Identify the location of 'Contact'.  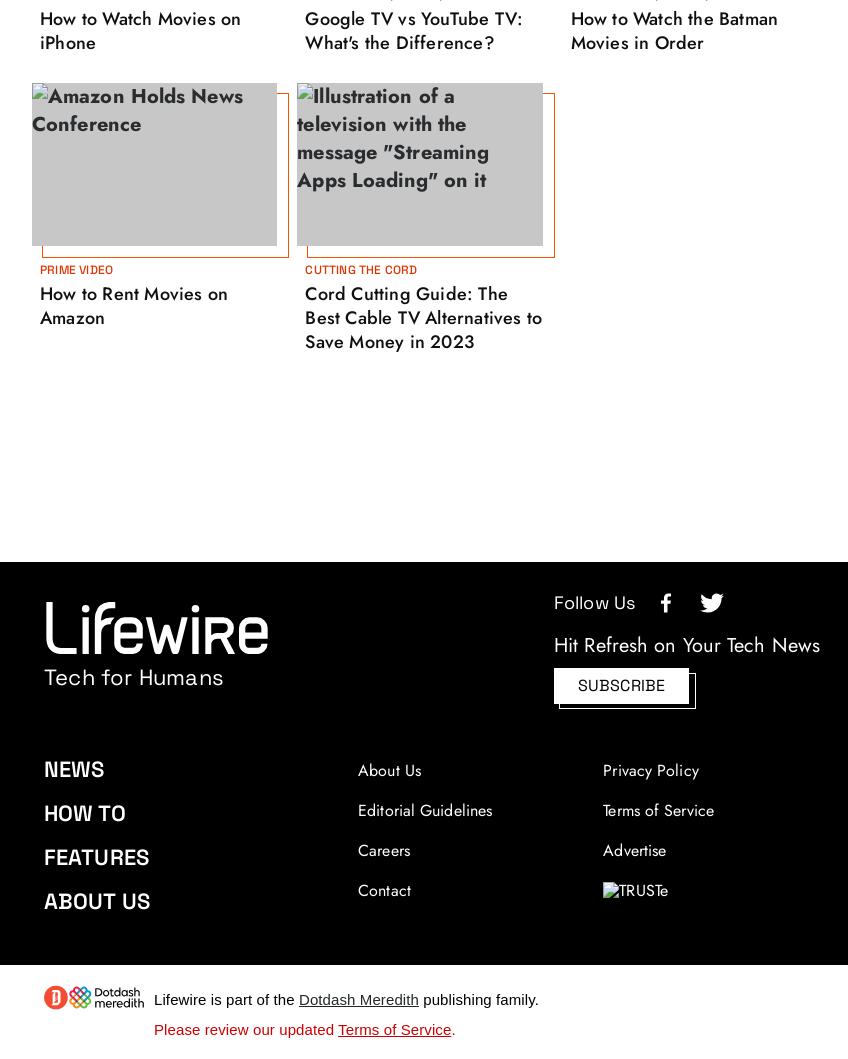
(383, 890).